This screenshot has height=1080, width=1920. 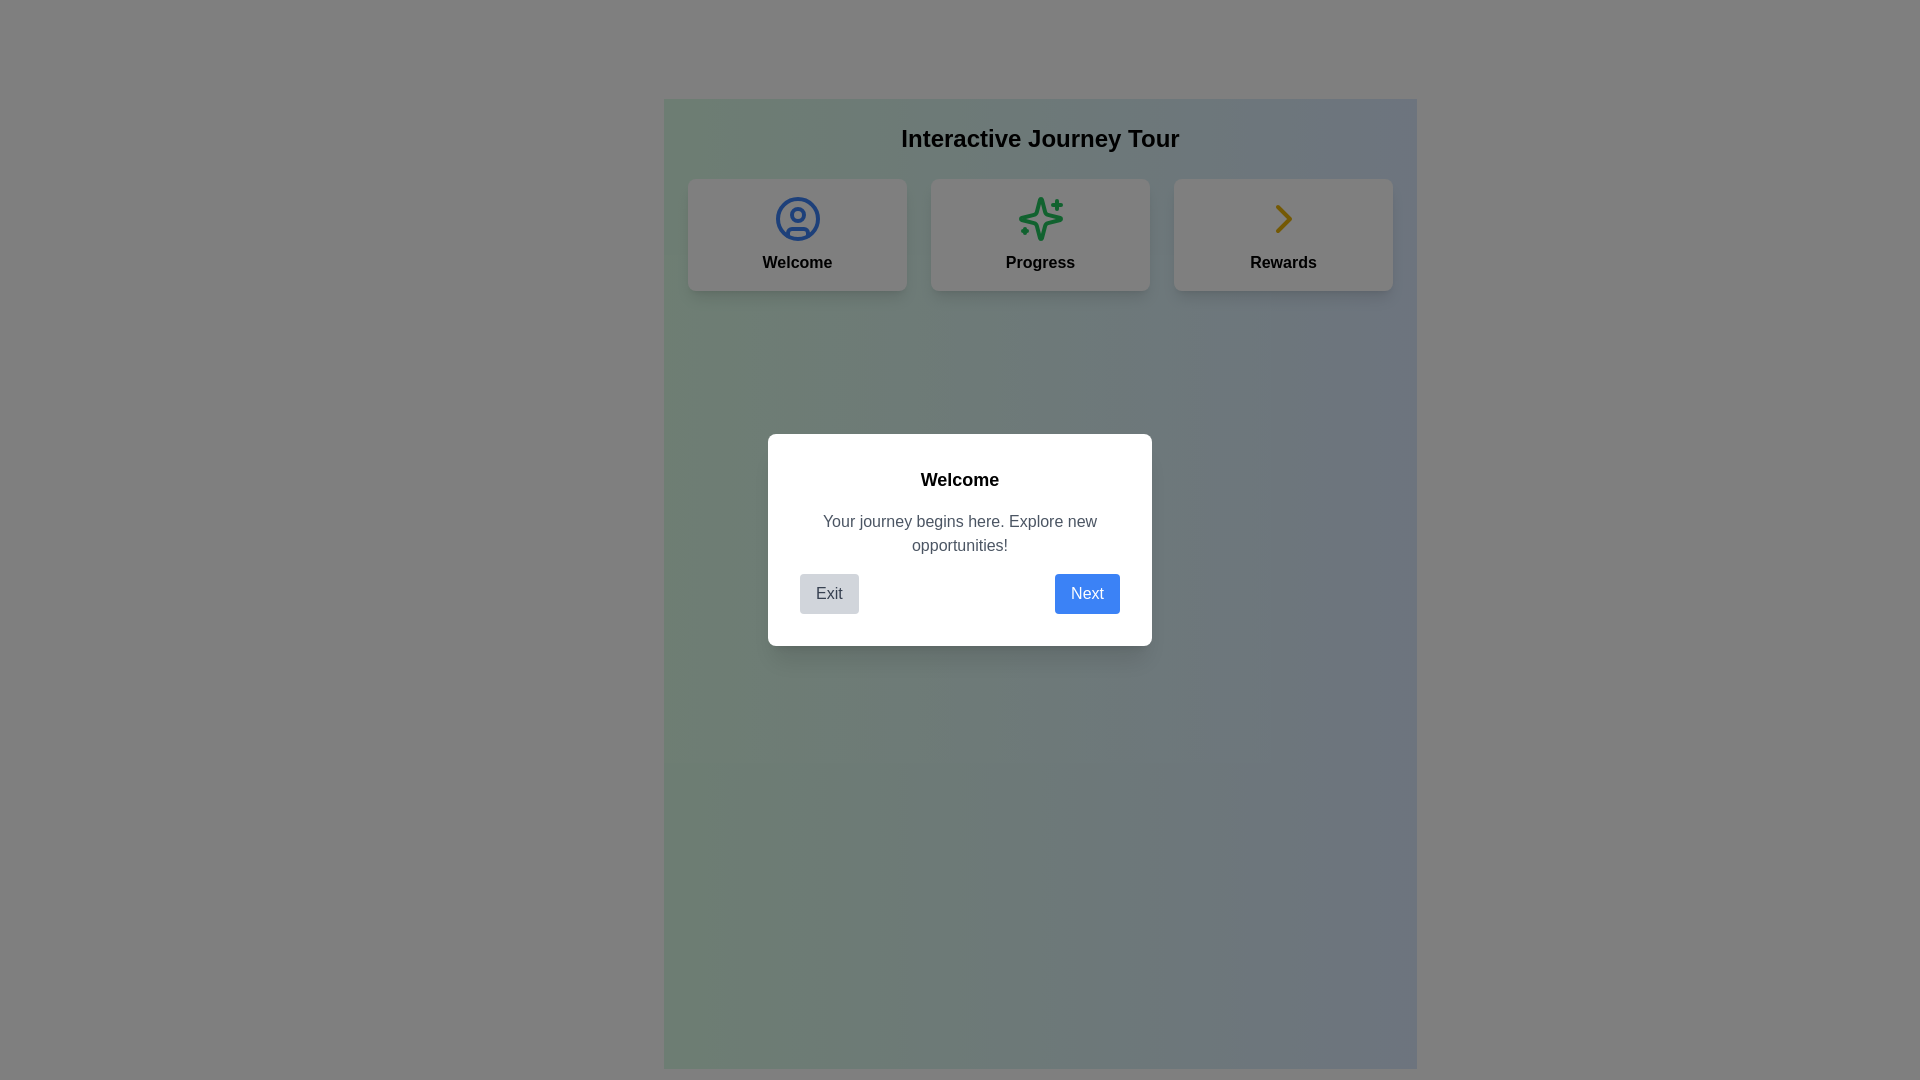 I want to click on information represented by the navigation grid layout that includes 'Welcome', 'Progress', and 'Rewards' sections, located below the 'Interactive Journey Tour' header, so click(x=1040, y=234).